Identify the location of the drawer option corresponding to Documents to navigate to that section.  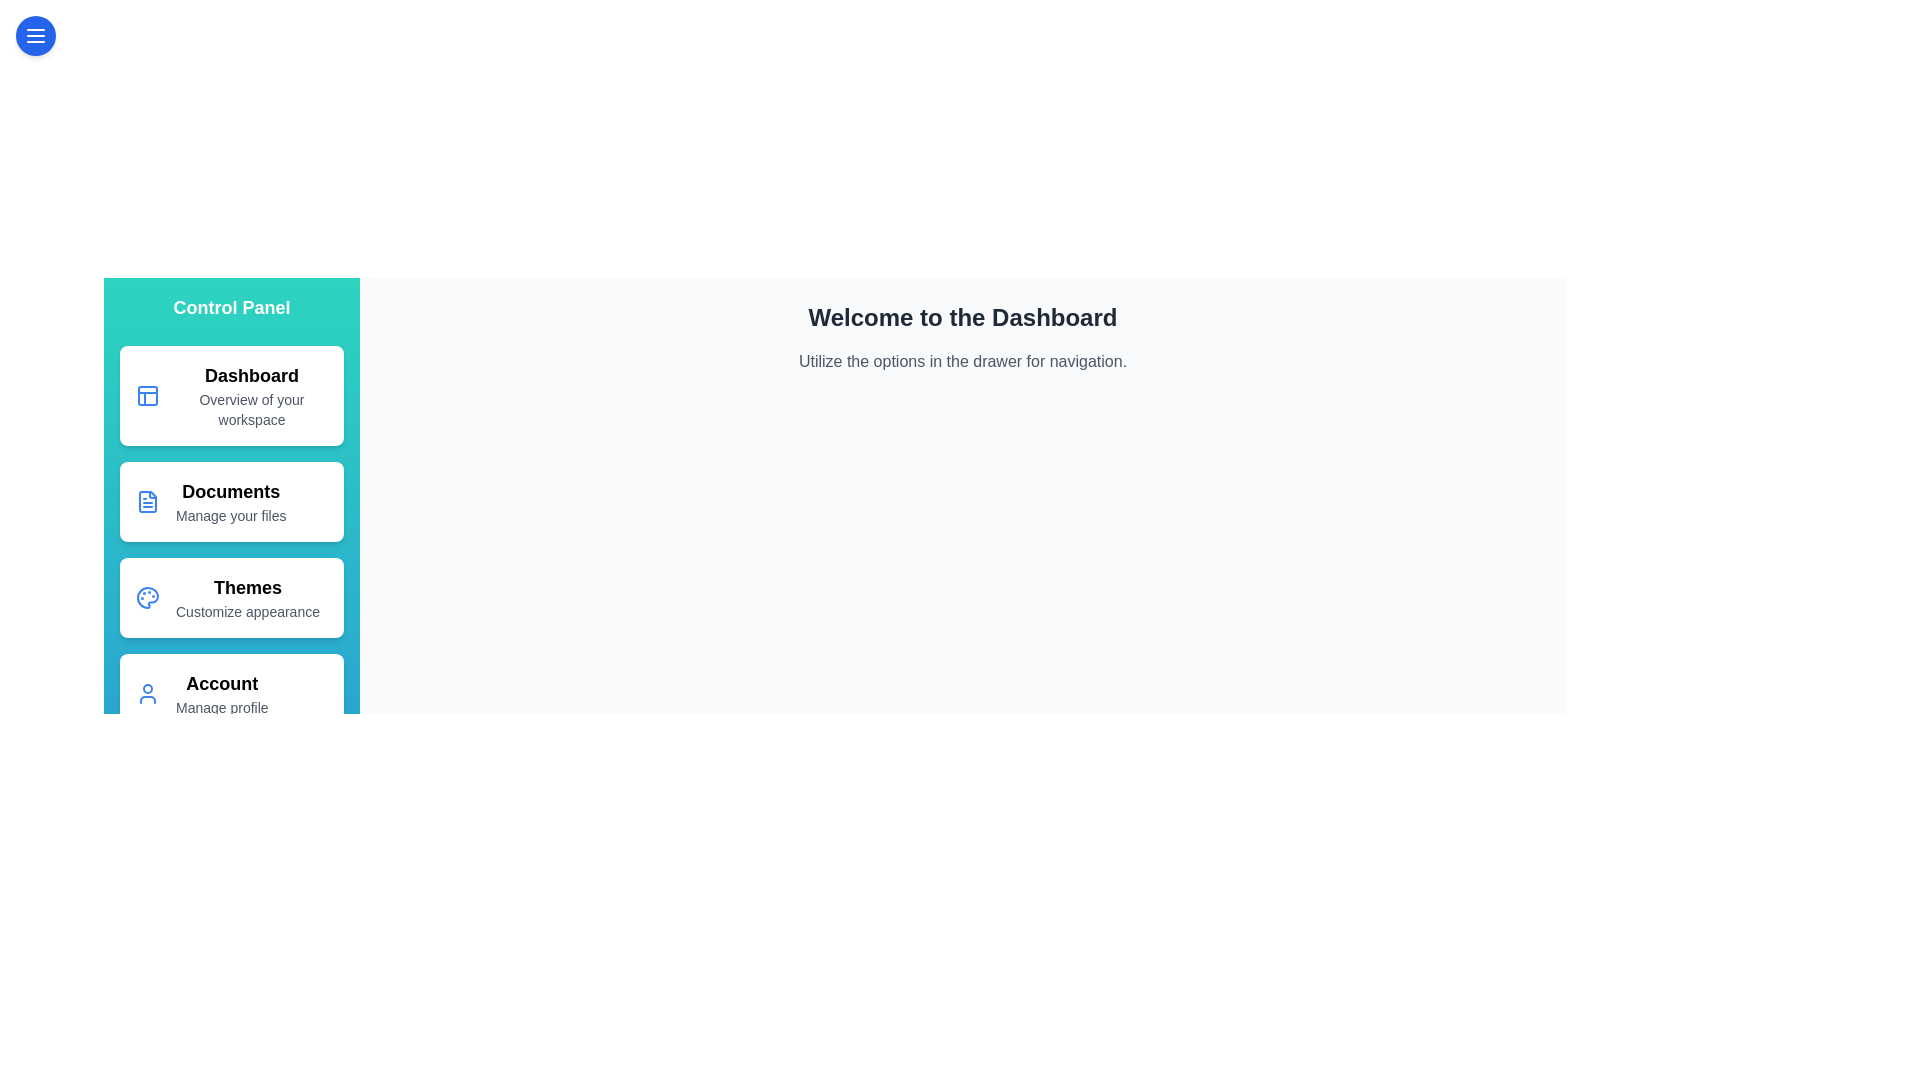
(231, 500).